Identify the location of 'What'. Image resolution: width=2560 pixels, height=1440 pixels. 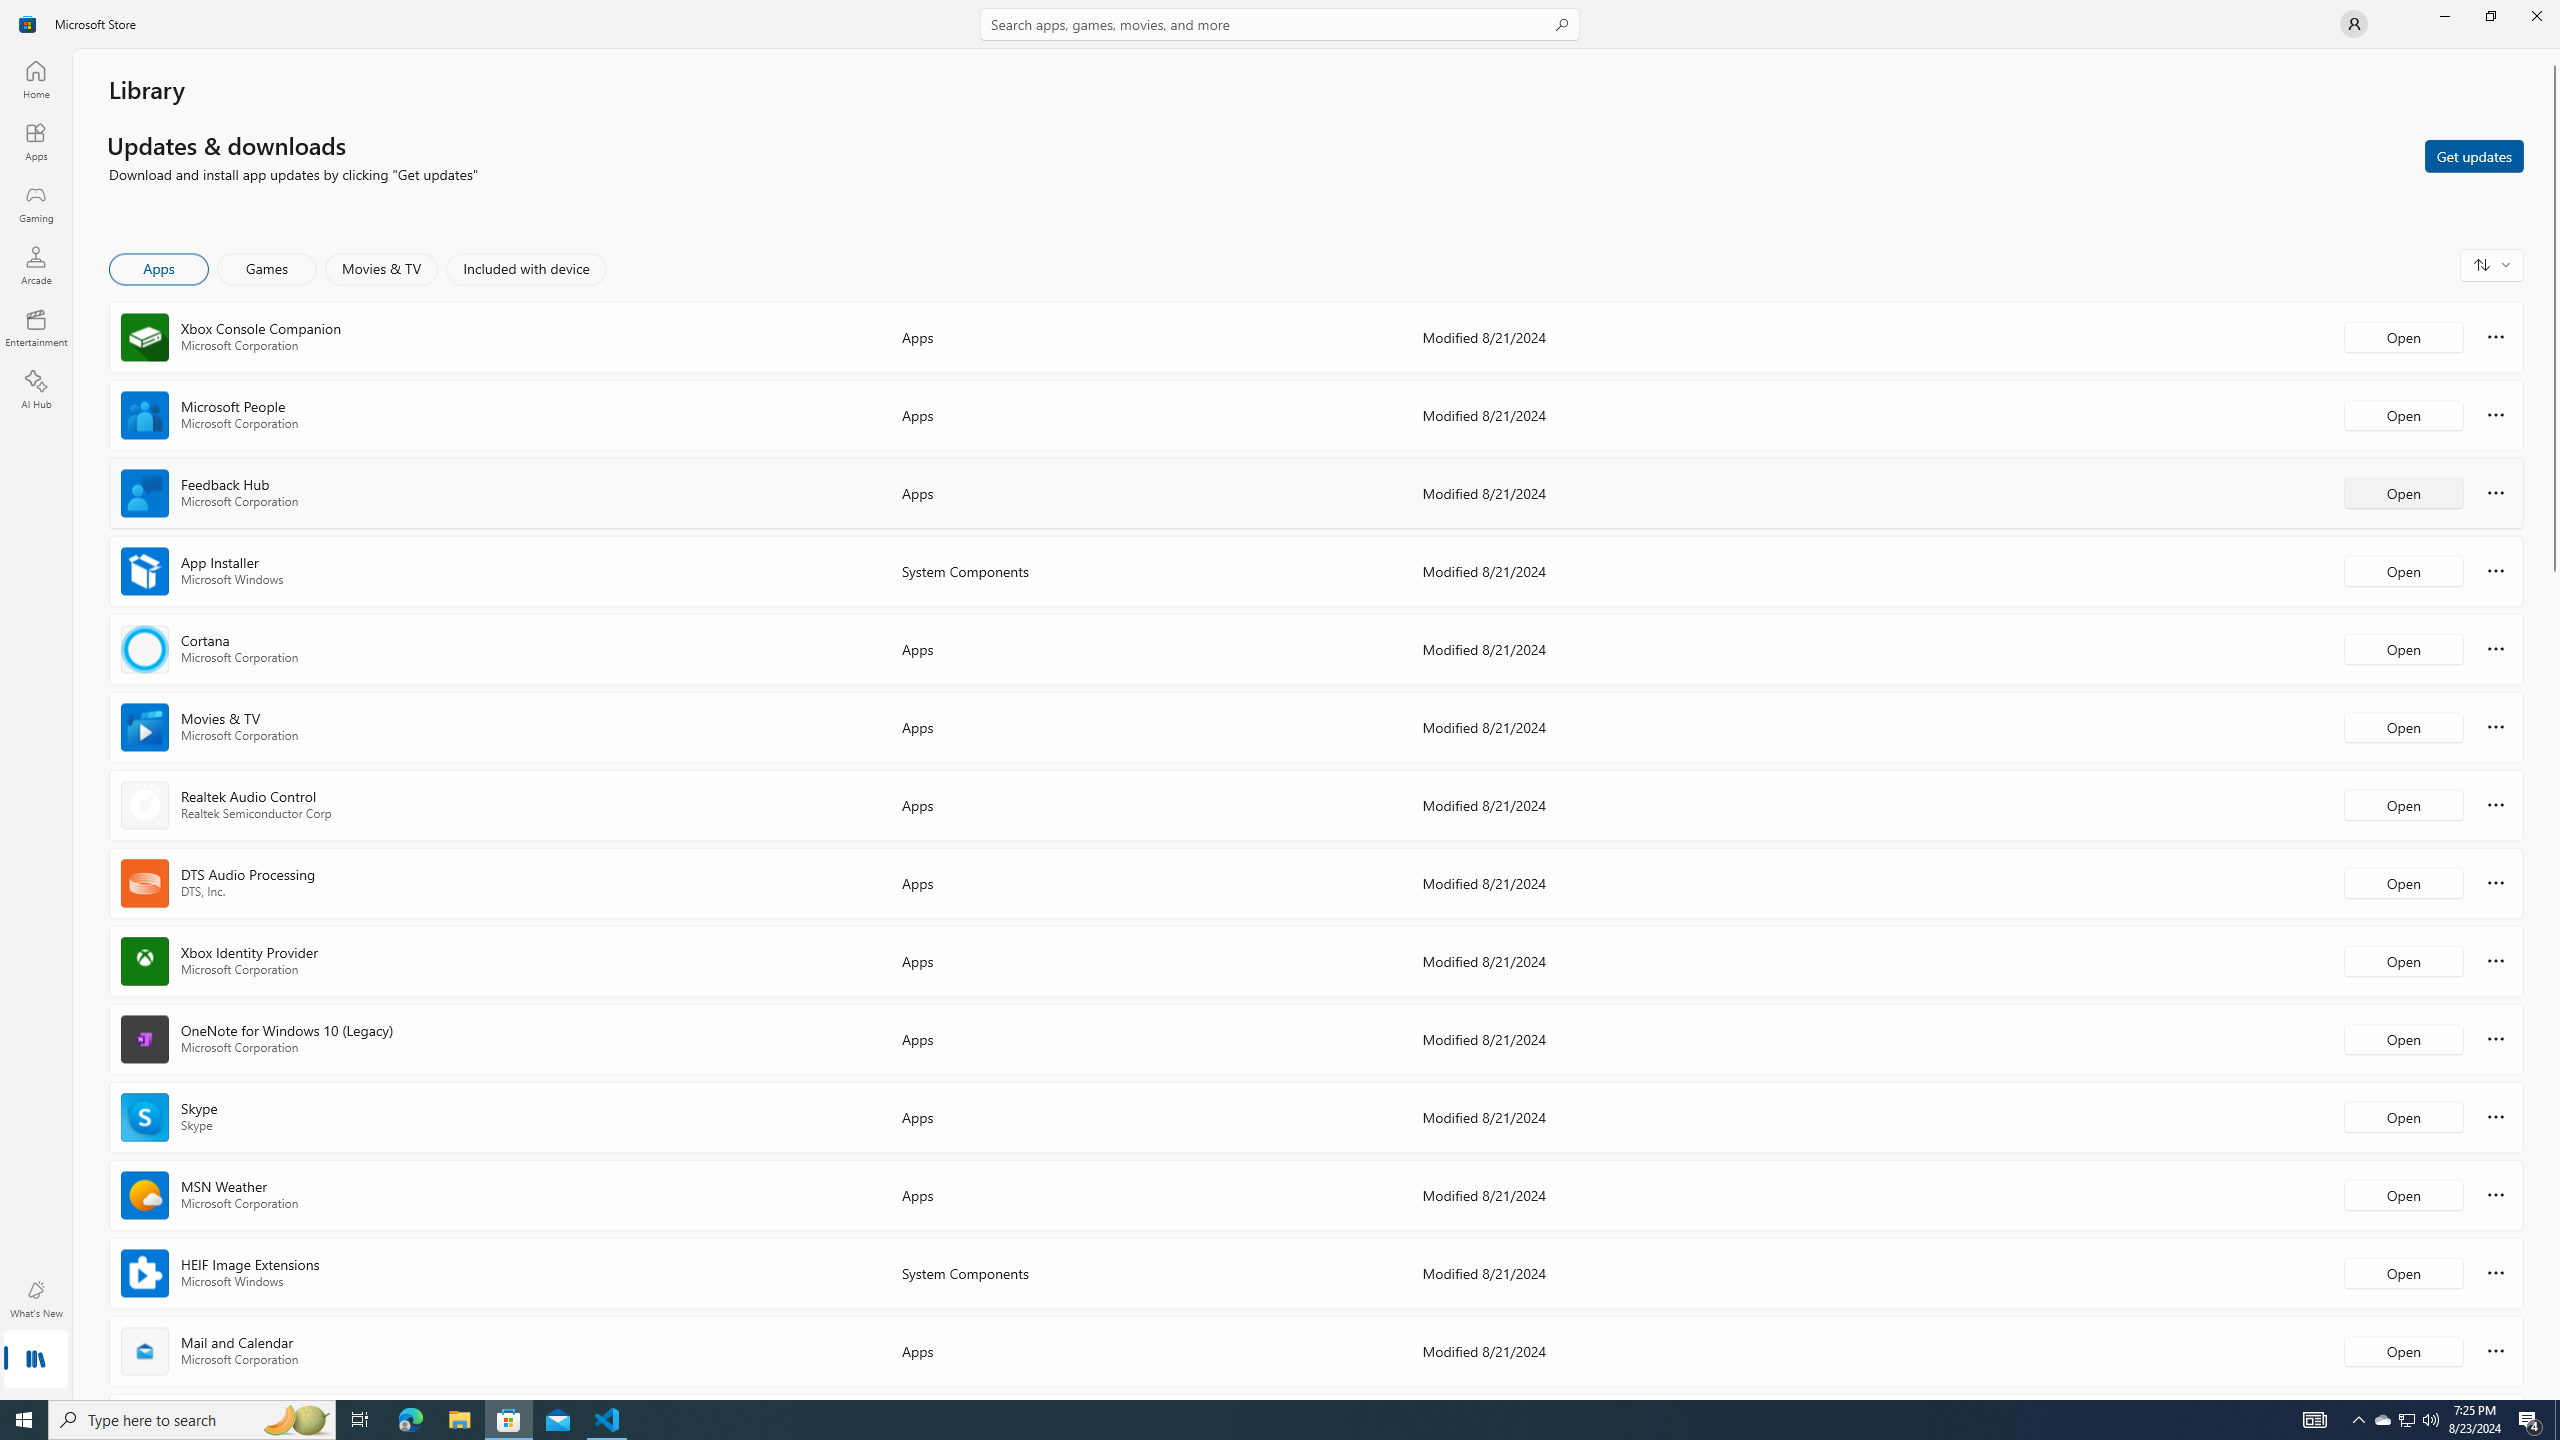
(34, 1298).